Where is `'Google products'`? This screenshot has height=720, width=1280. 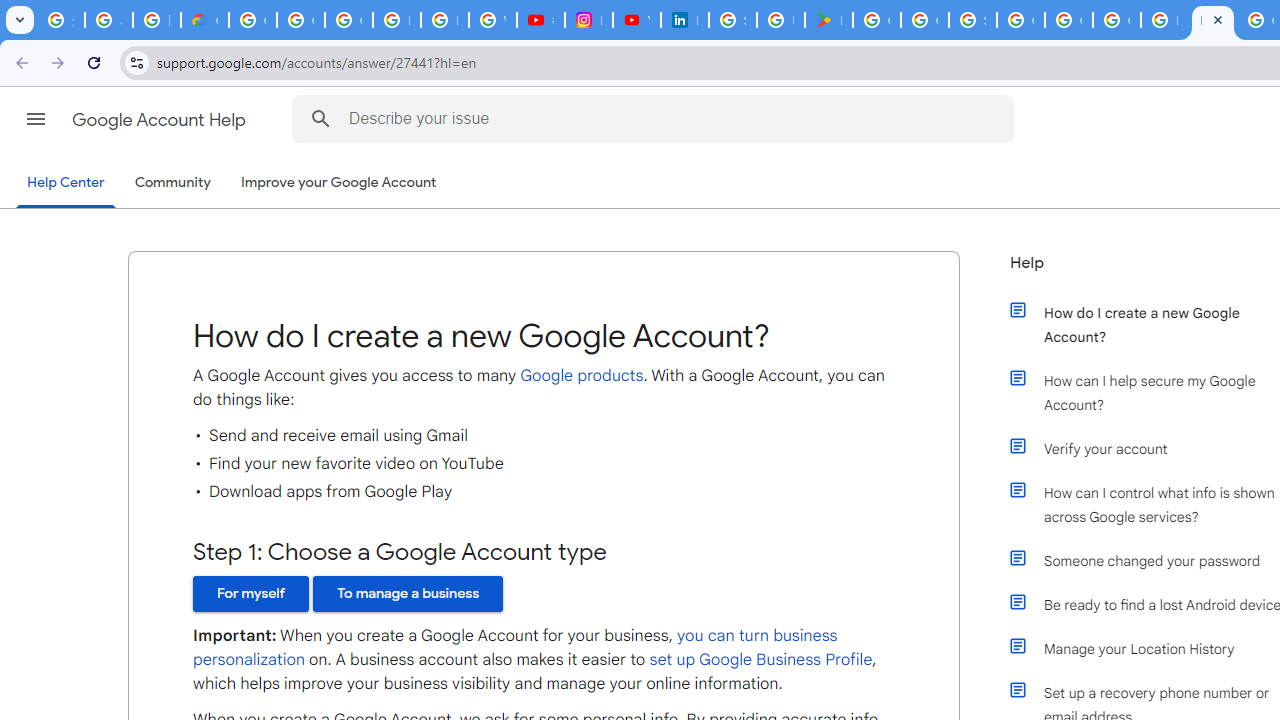
'Google products' is located at coordinates (580, 375).